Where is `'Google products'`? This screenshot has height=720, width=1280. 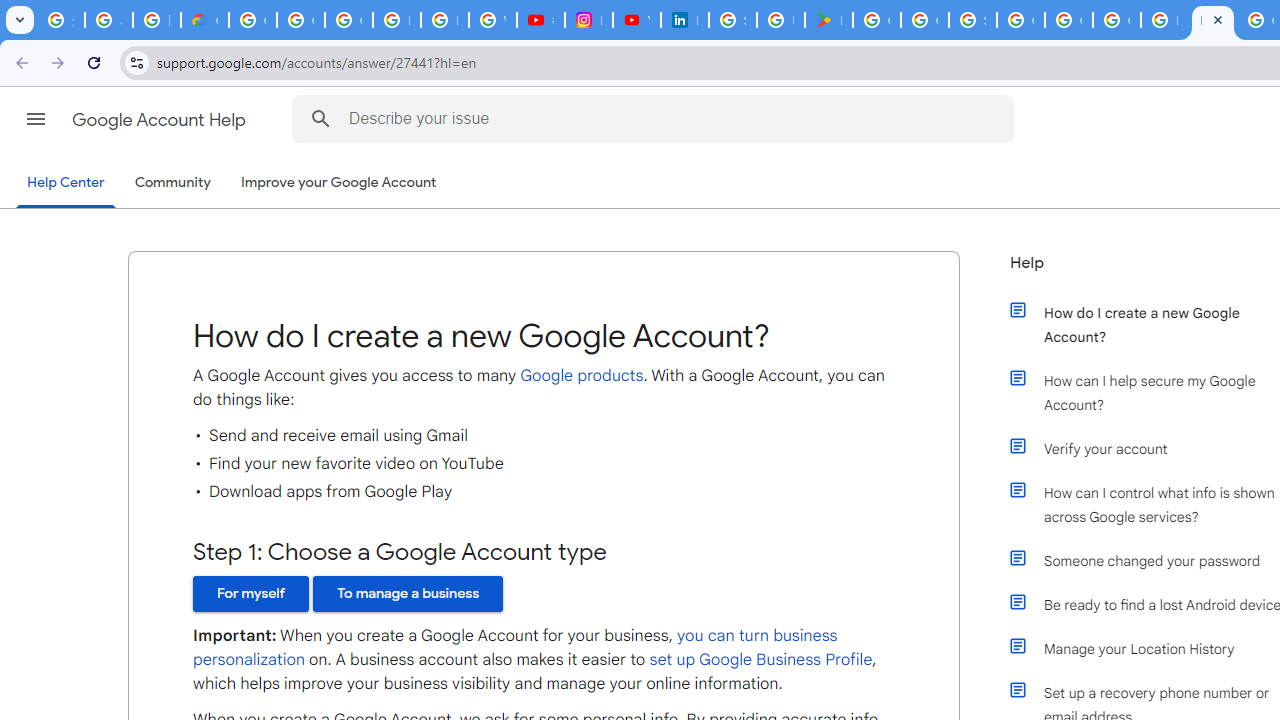
'Google products' is located at coordinates (580, 375).